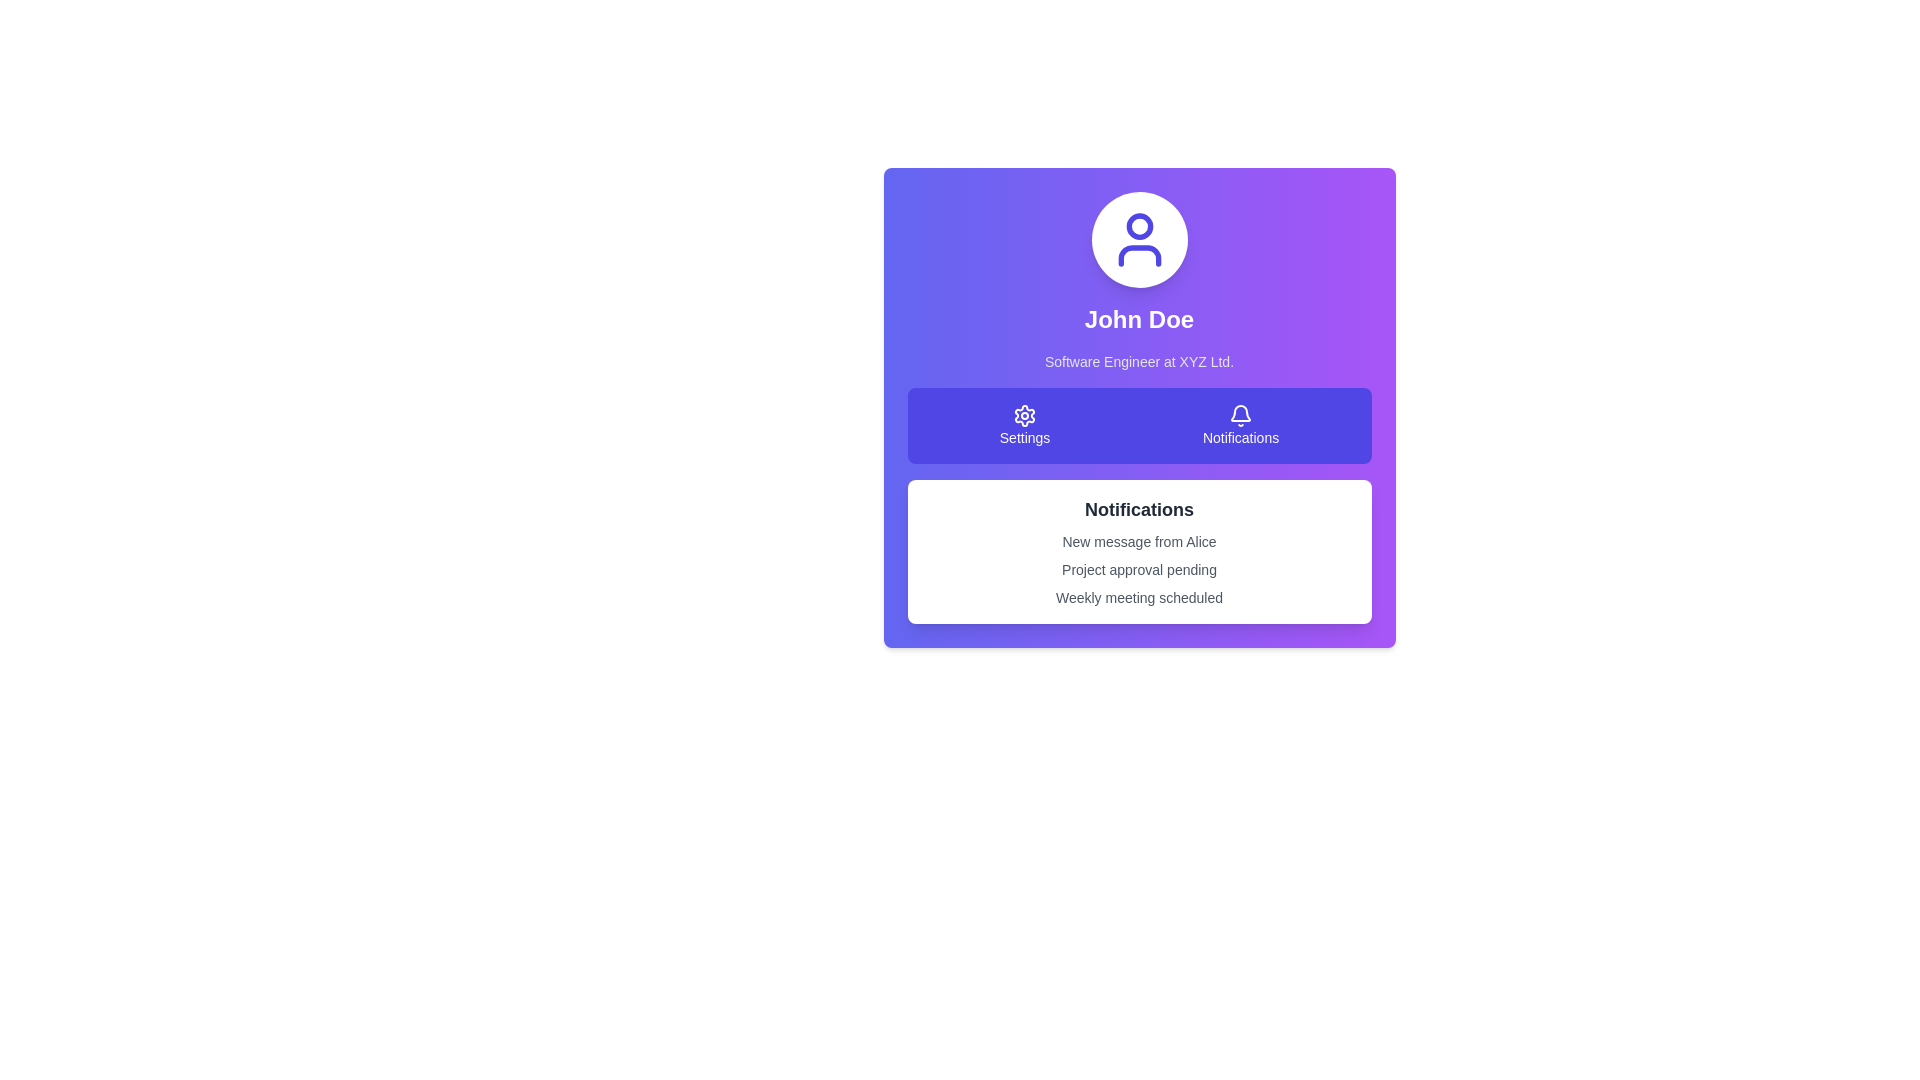  Describe the element at coordinates (1139, 238) in the screenshot. I see `the user profile icon located centrally at the top of the card layout, above the text 'John Doe'` at that location.